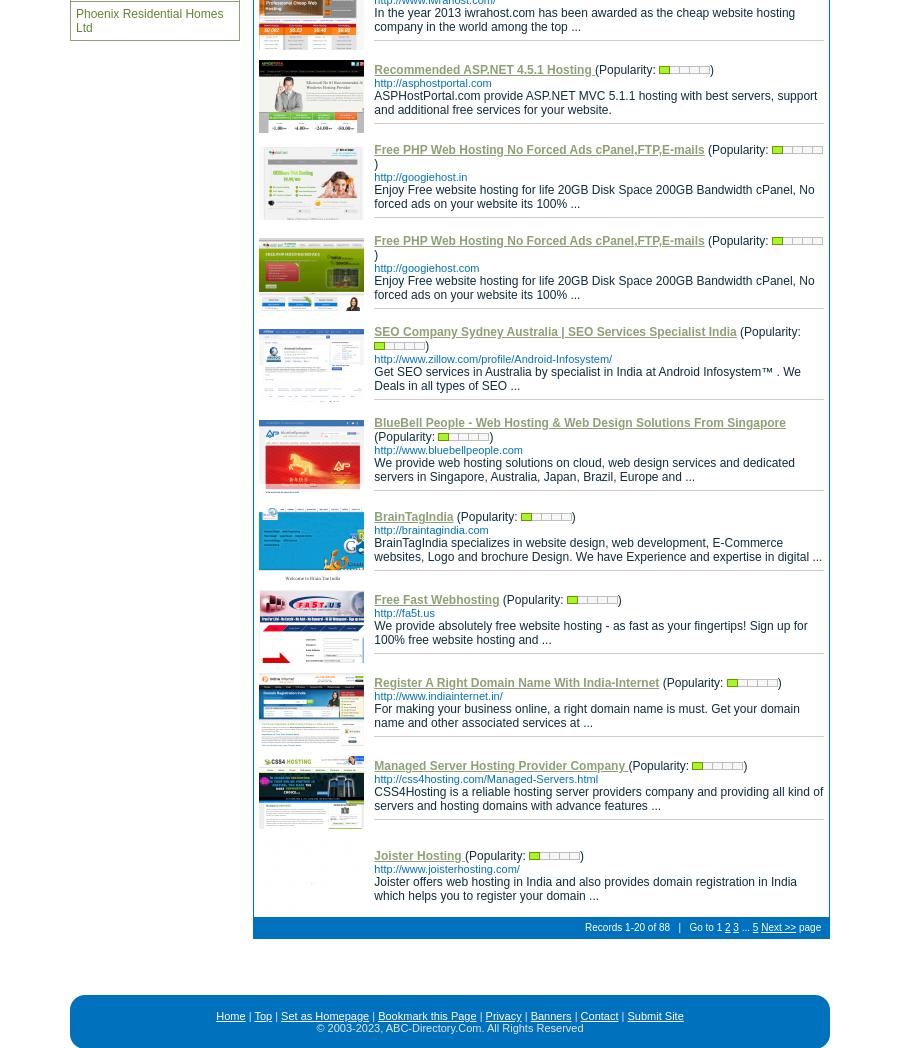 This screenshot has width=900, height=1048. Describe the element at coordinates (744, 927) in the screenshot. I see `'...'` at that location.